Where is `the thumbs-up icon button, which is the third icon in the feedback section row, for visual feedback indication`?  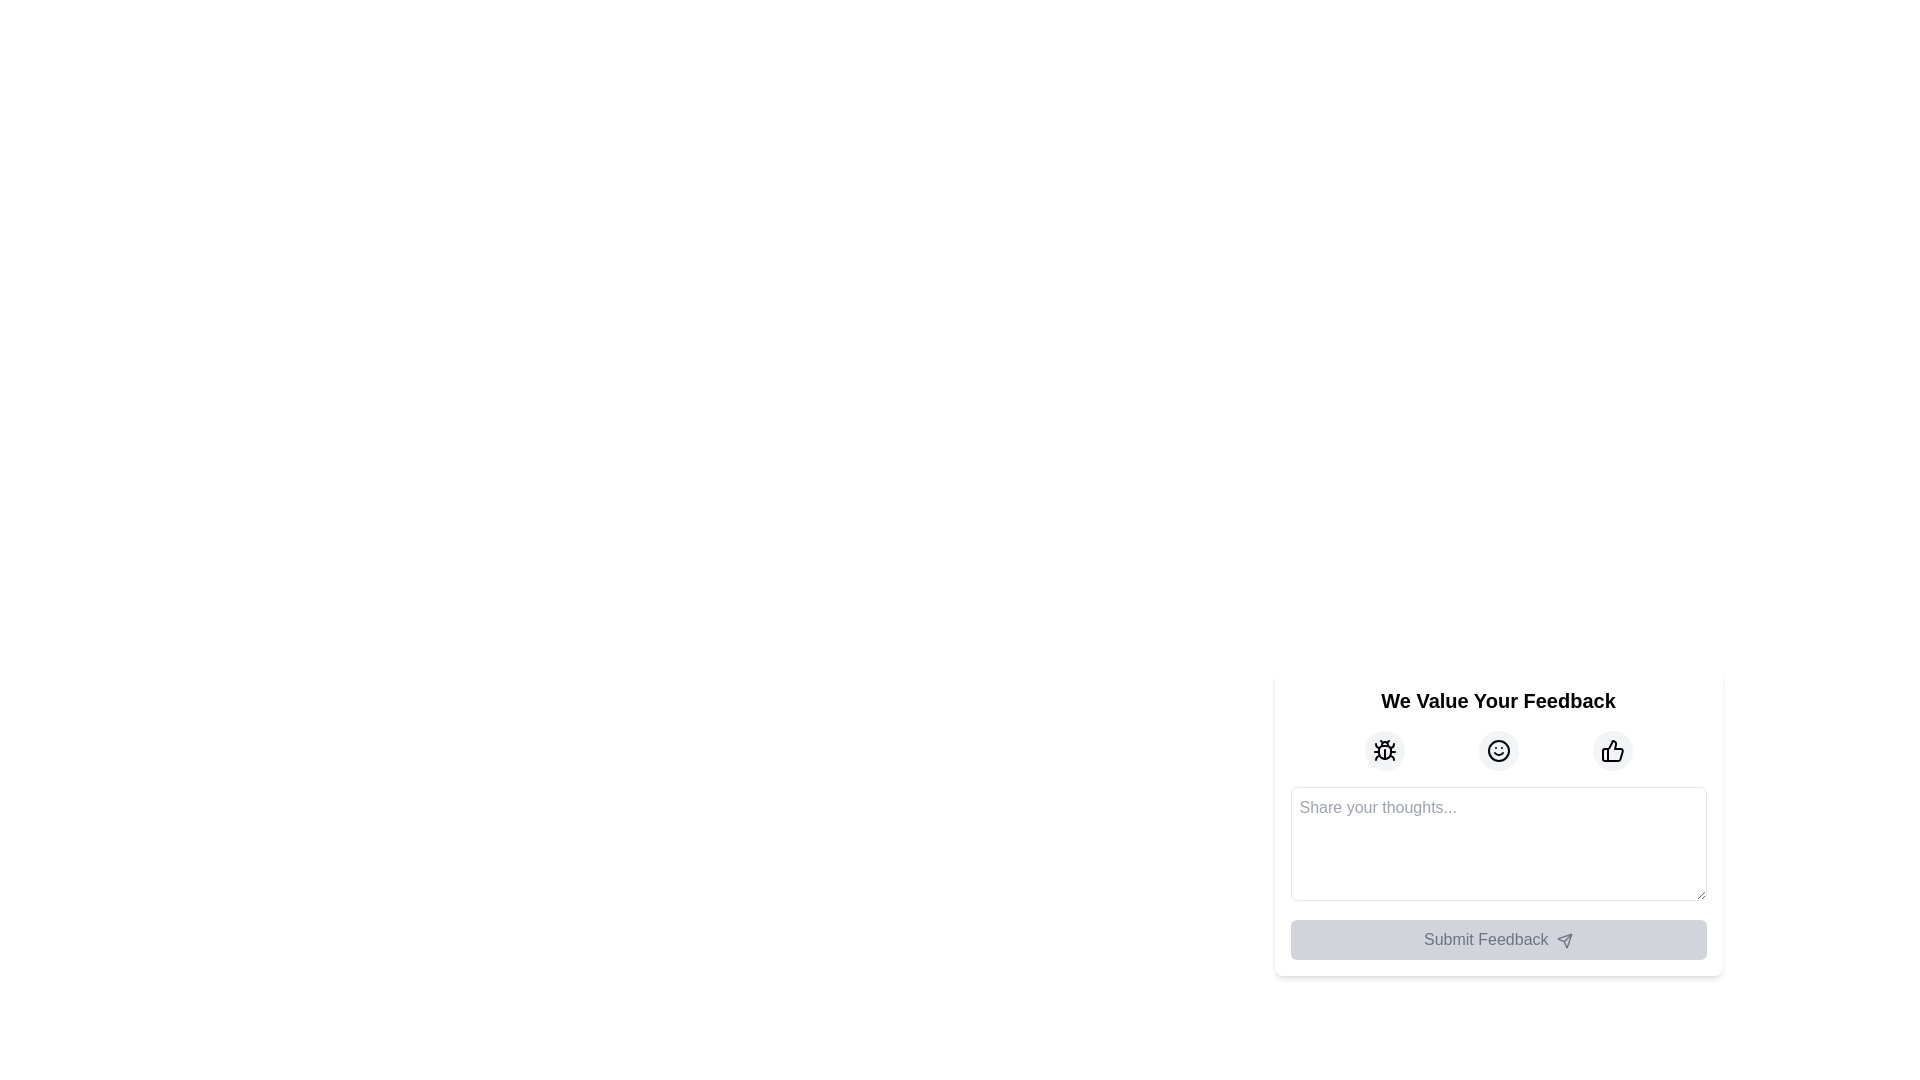
the thumbs-up icon button, which is the third icon in the feedback section row, for visual feedback indication is located at coordinates (1612, 751).